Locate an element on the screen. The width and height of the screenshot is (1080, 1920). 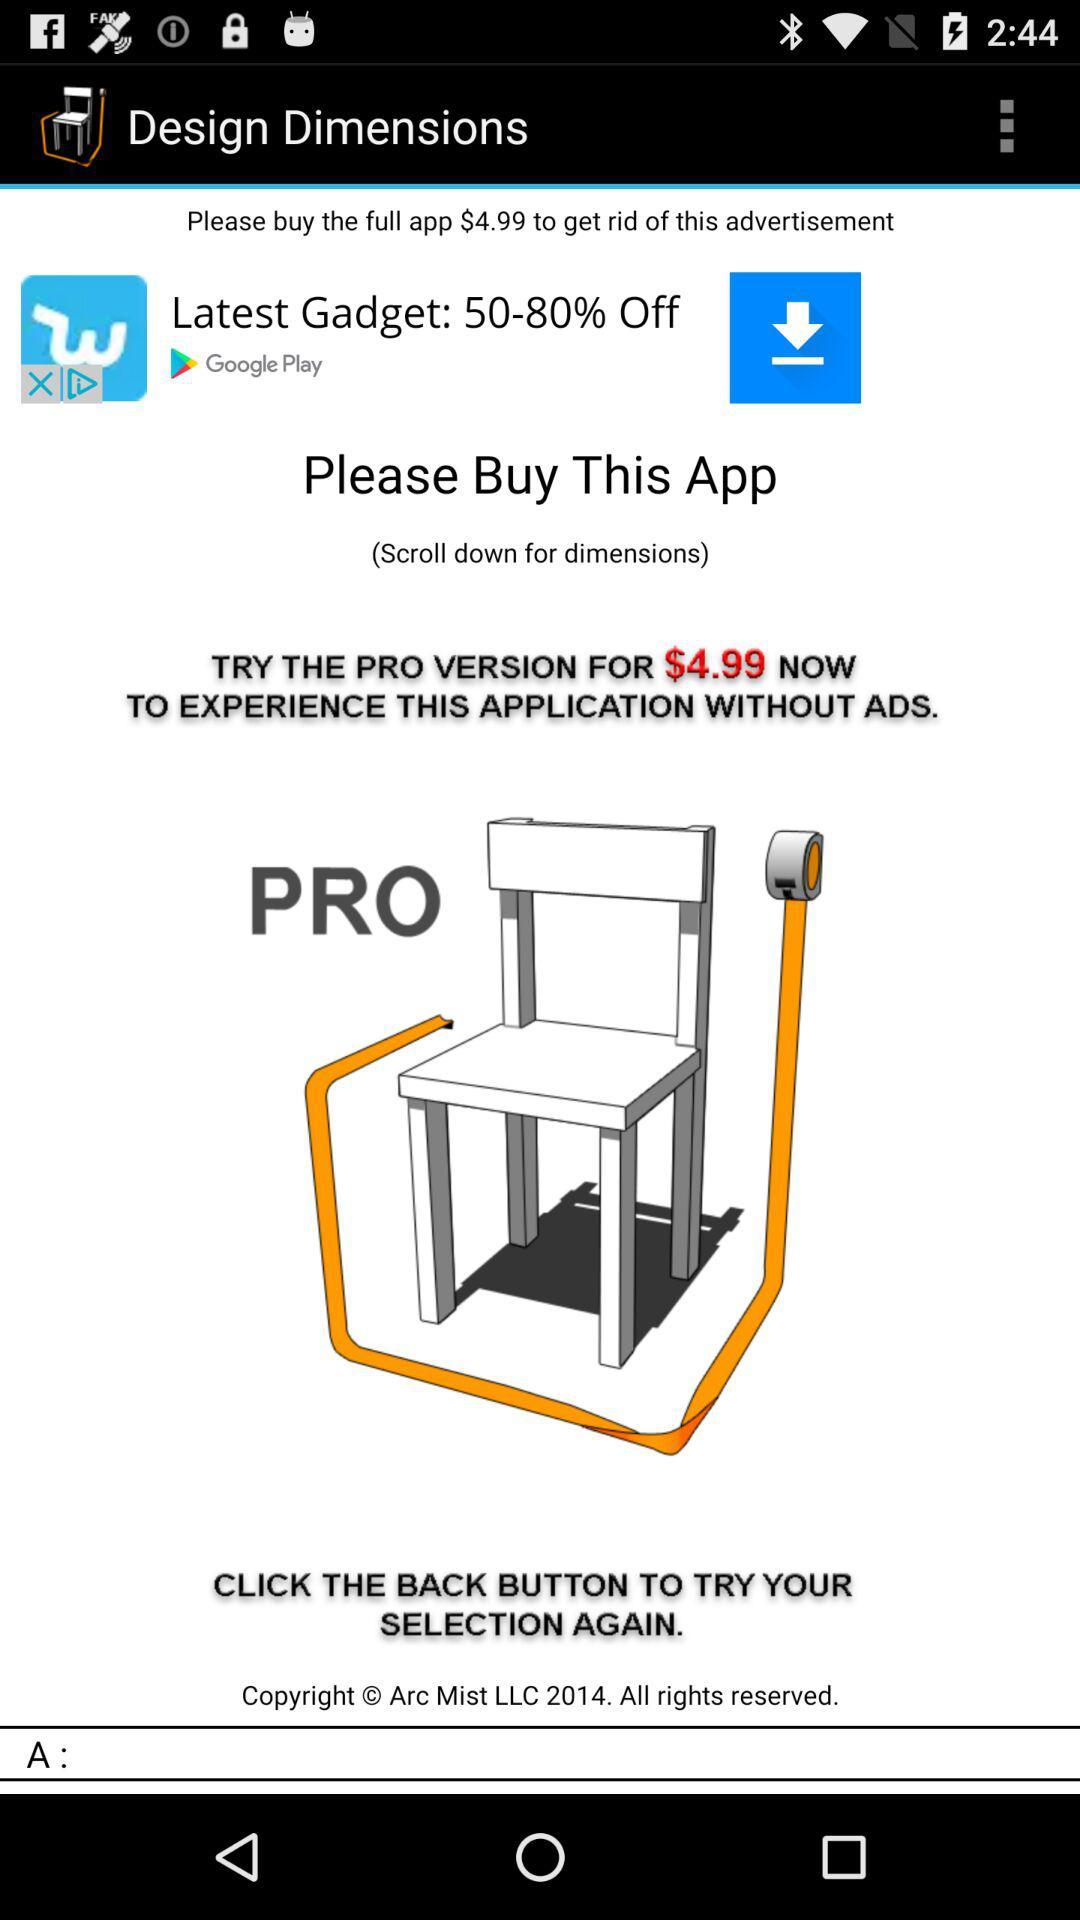
the a :  item is located at coordinates (553, 1752).